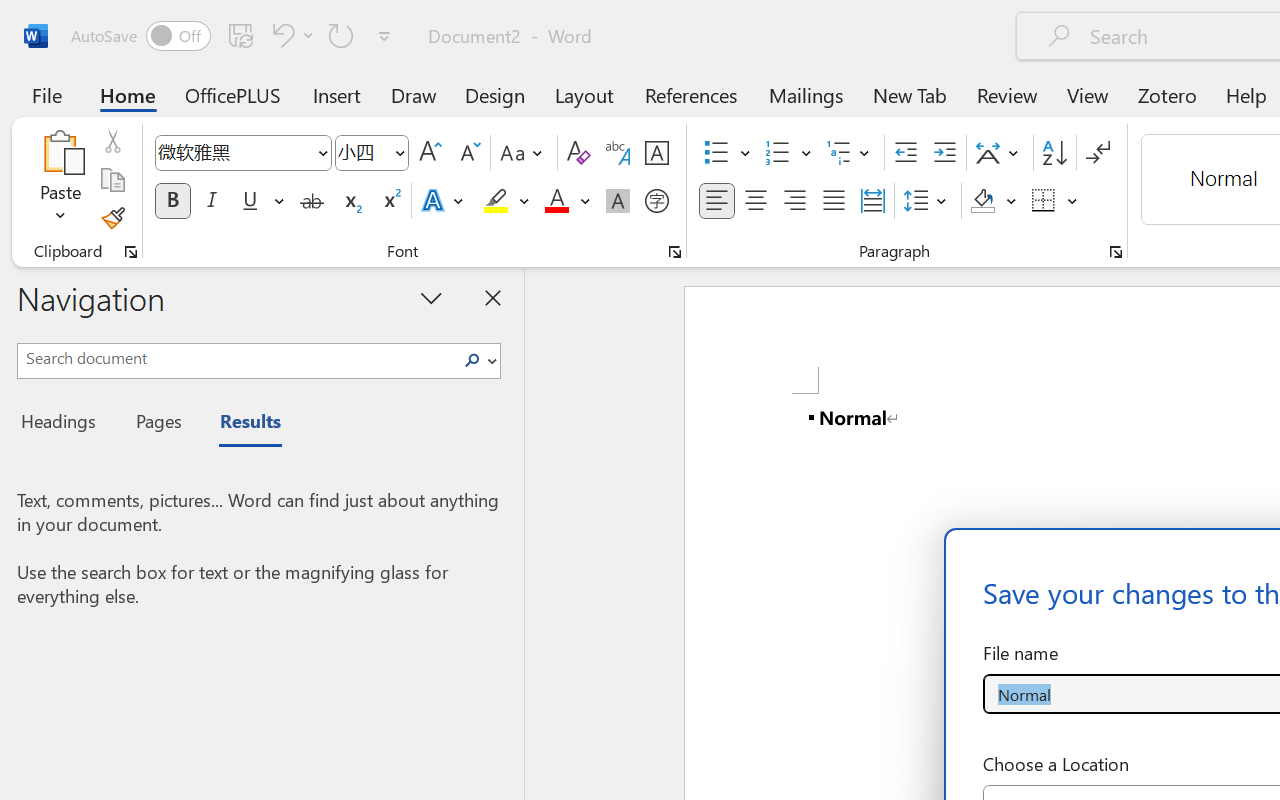  I want to click on 'Justify', so click(834, 201).